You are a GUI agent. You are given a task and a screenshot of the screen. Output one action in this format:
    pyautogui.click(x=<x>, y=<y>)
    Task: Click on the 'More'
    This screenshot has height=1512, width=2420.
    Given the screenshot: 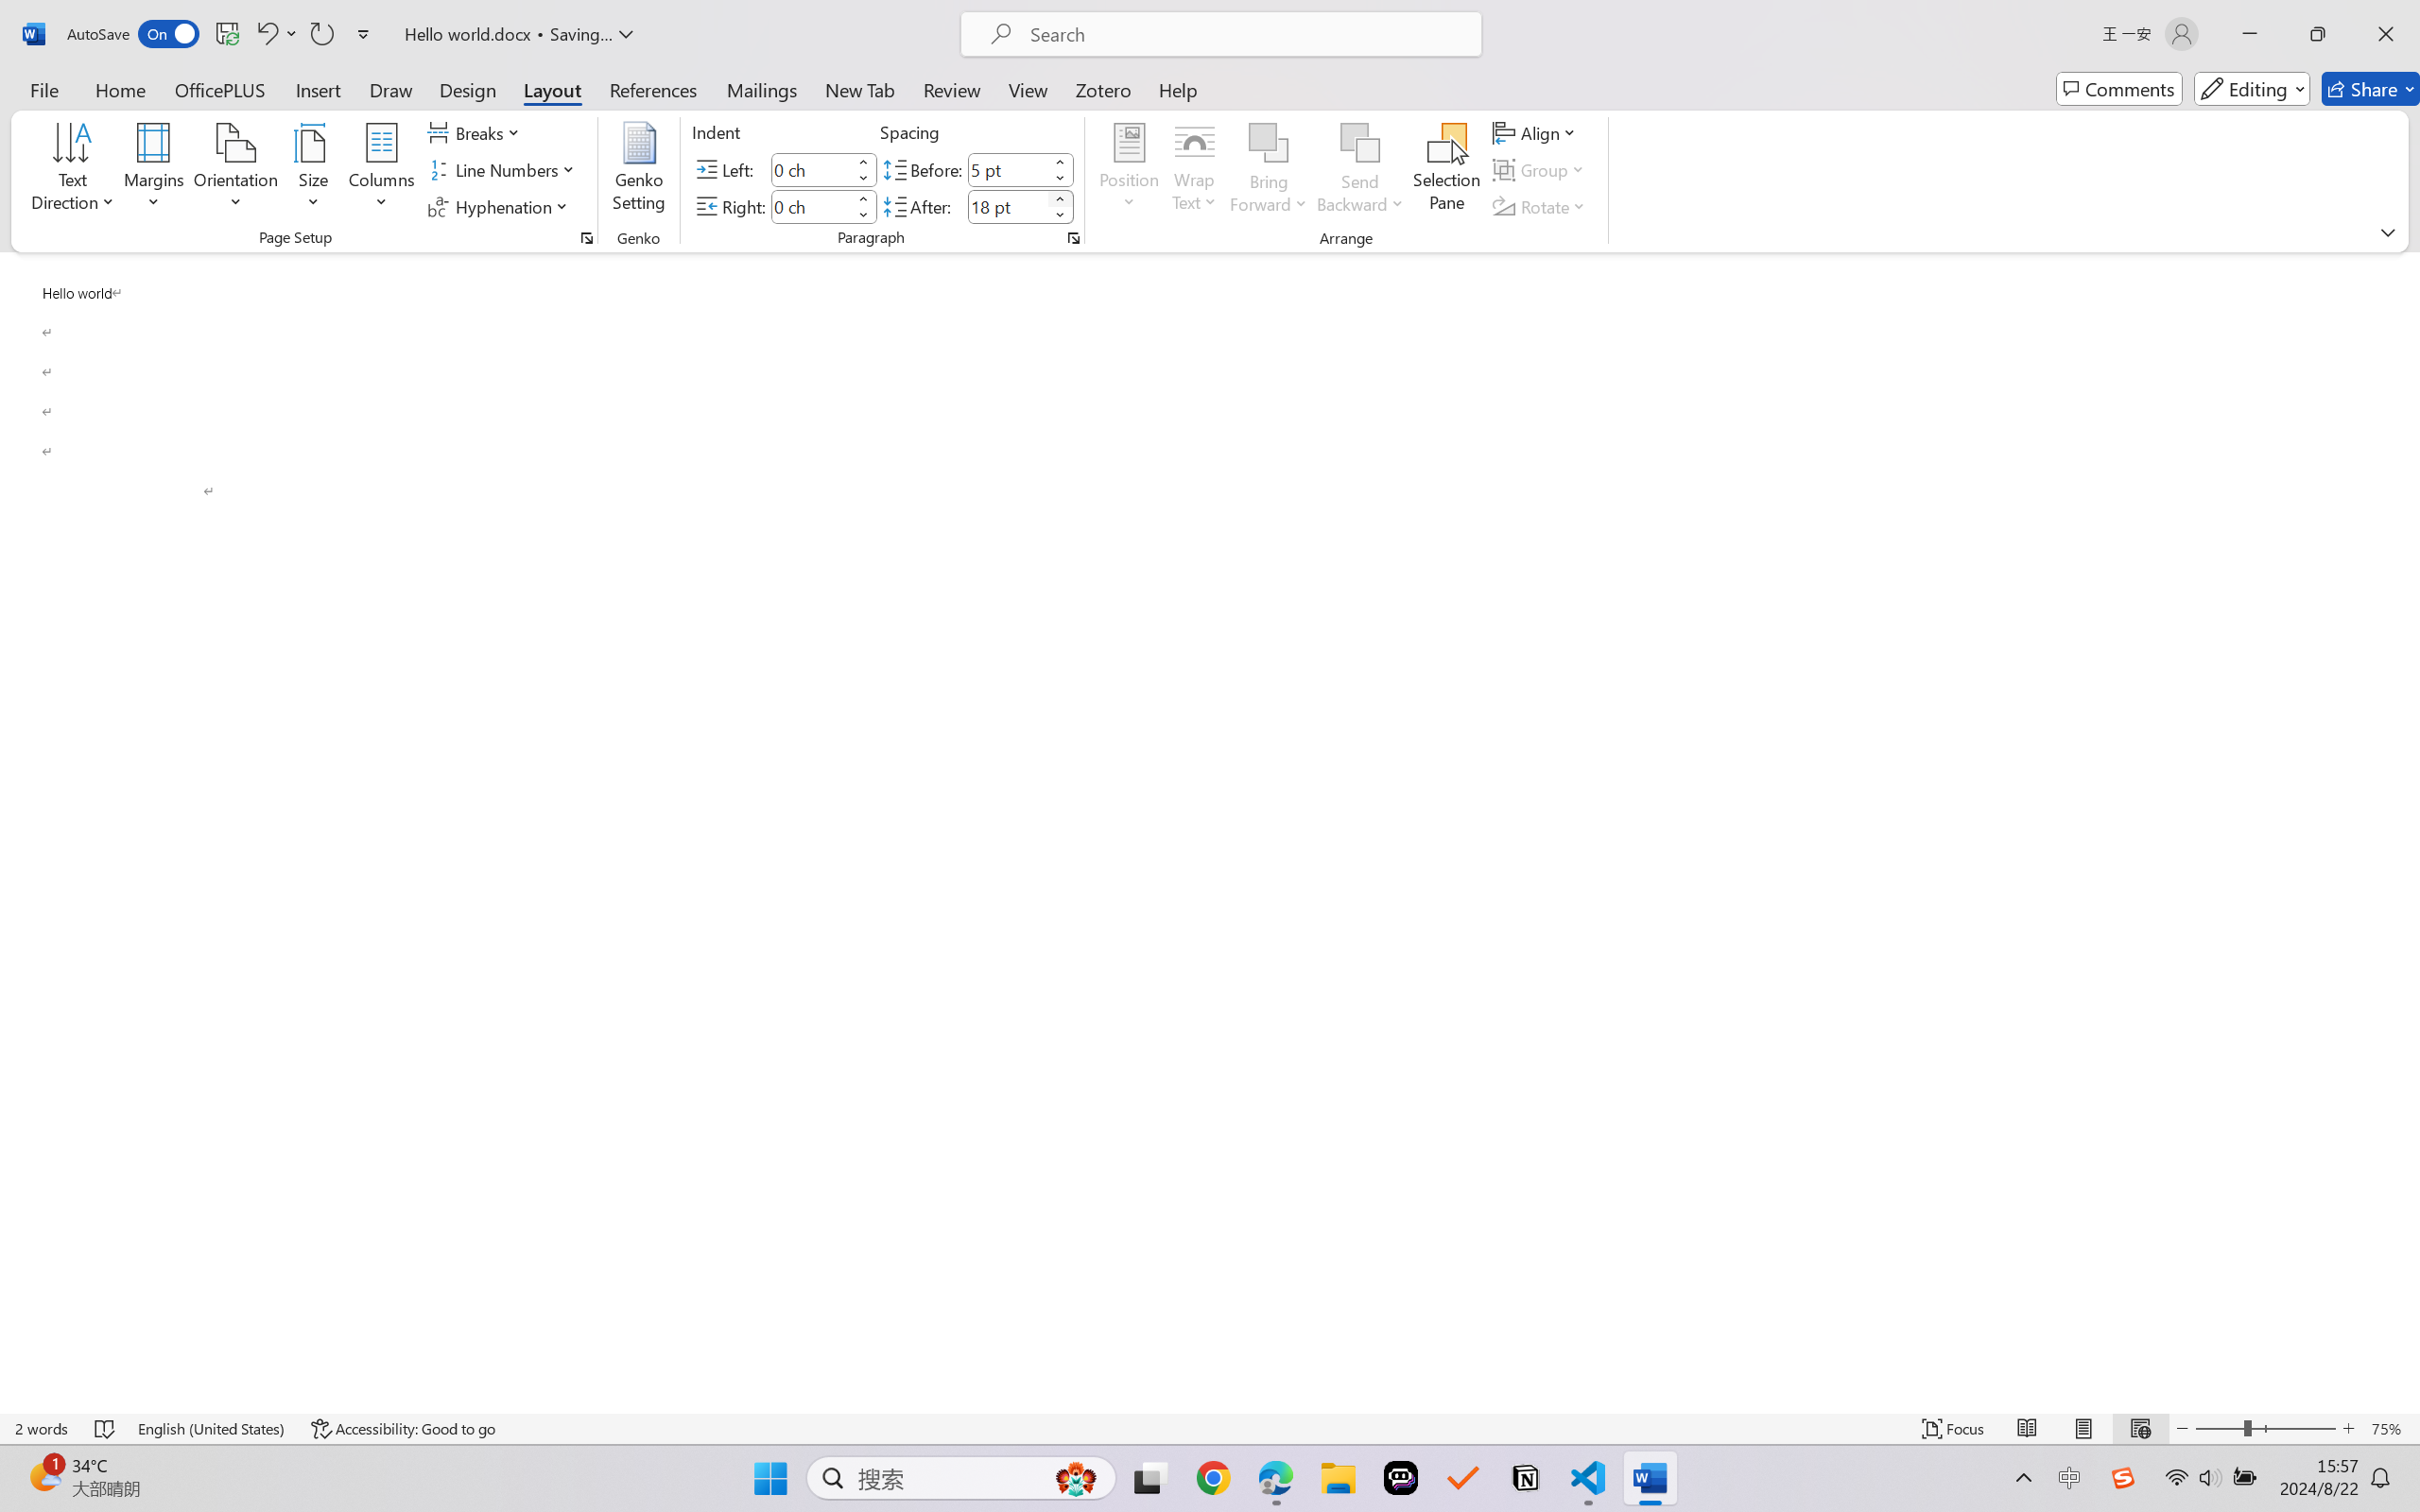 What is the action you would take?
    pyautogui.click(x=1059, y=198)
    